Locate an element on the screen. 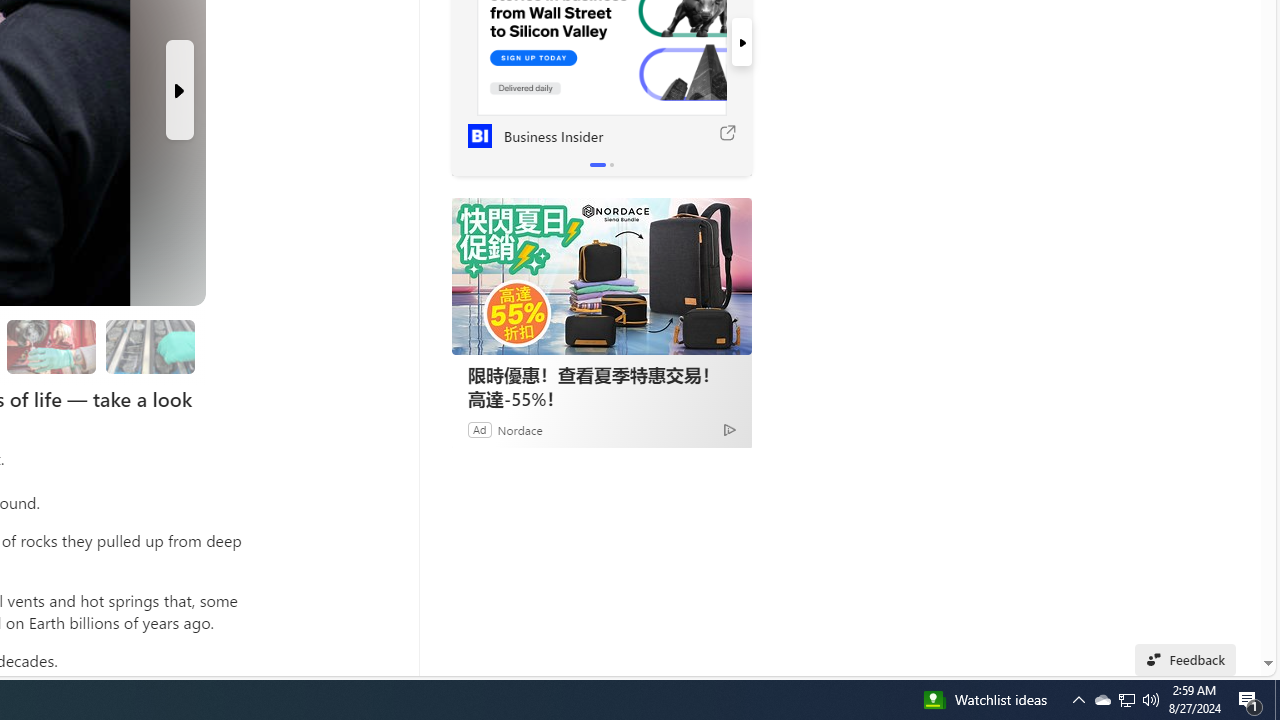 This screenshot has height=720, width=1280. 'Researchers are still studying the samples' is located at coordinates (148, 345).